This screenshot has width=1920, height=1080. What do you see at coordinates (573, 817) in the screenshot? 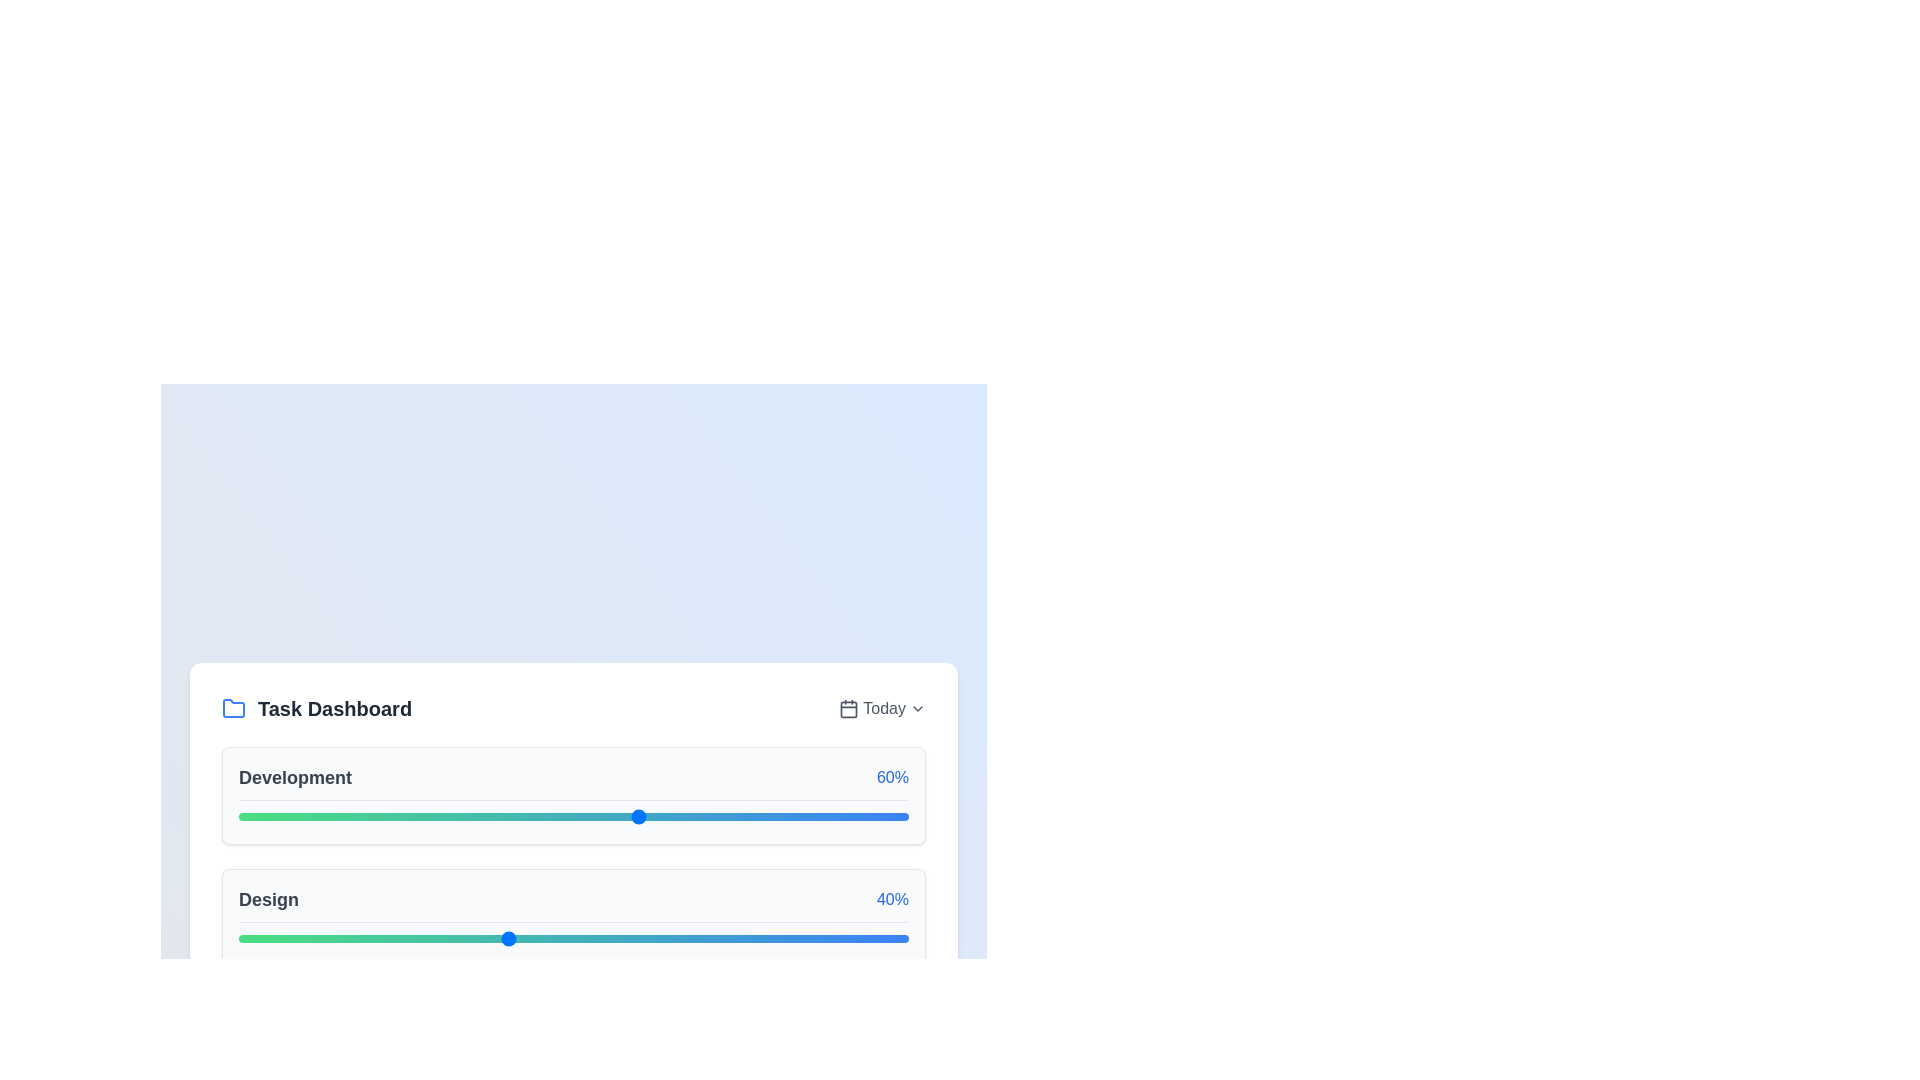
I see `the circular handle of the Range Slider, which is horizontally styled with a gradient from green` at bounding box center [573, 817].